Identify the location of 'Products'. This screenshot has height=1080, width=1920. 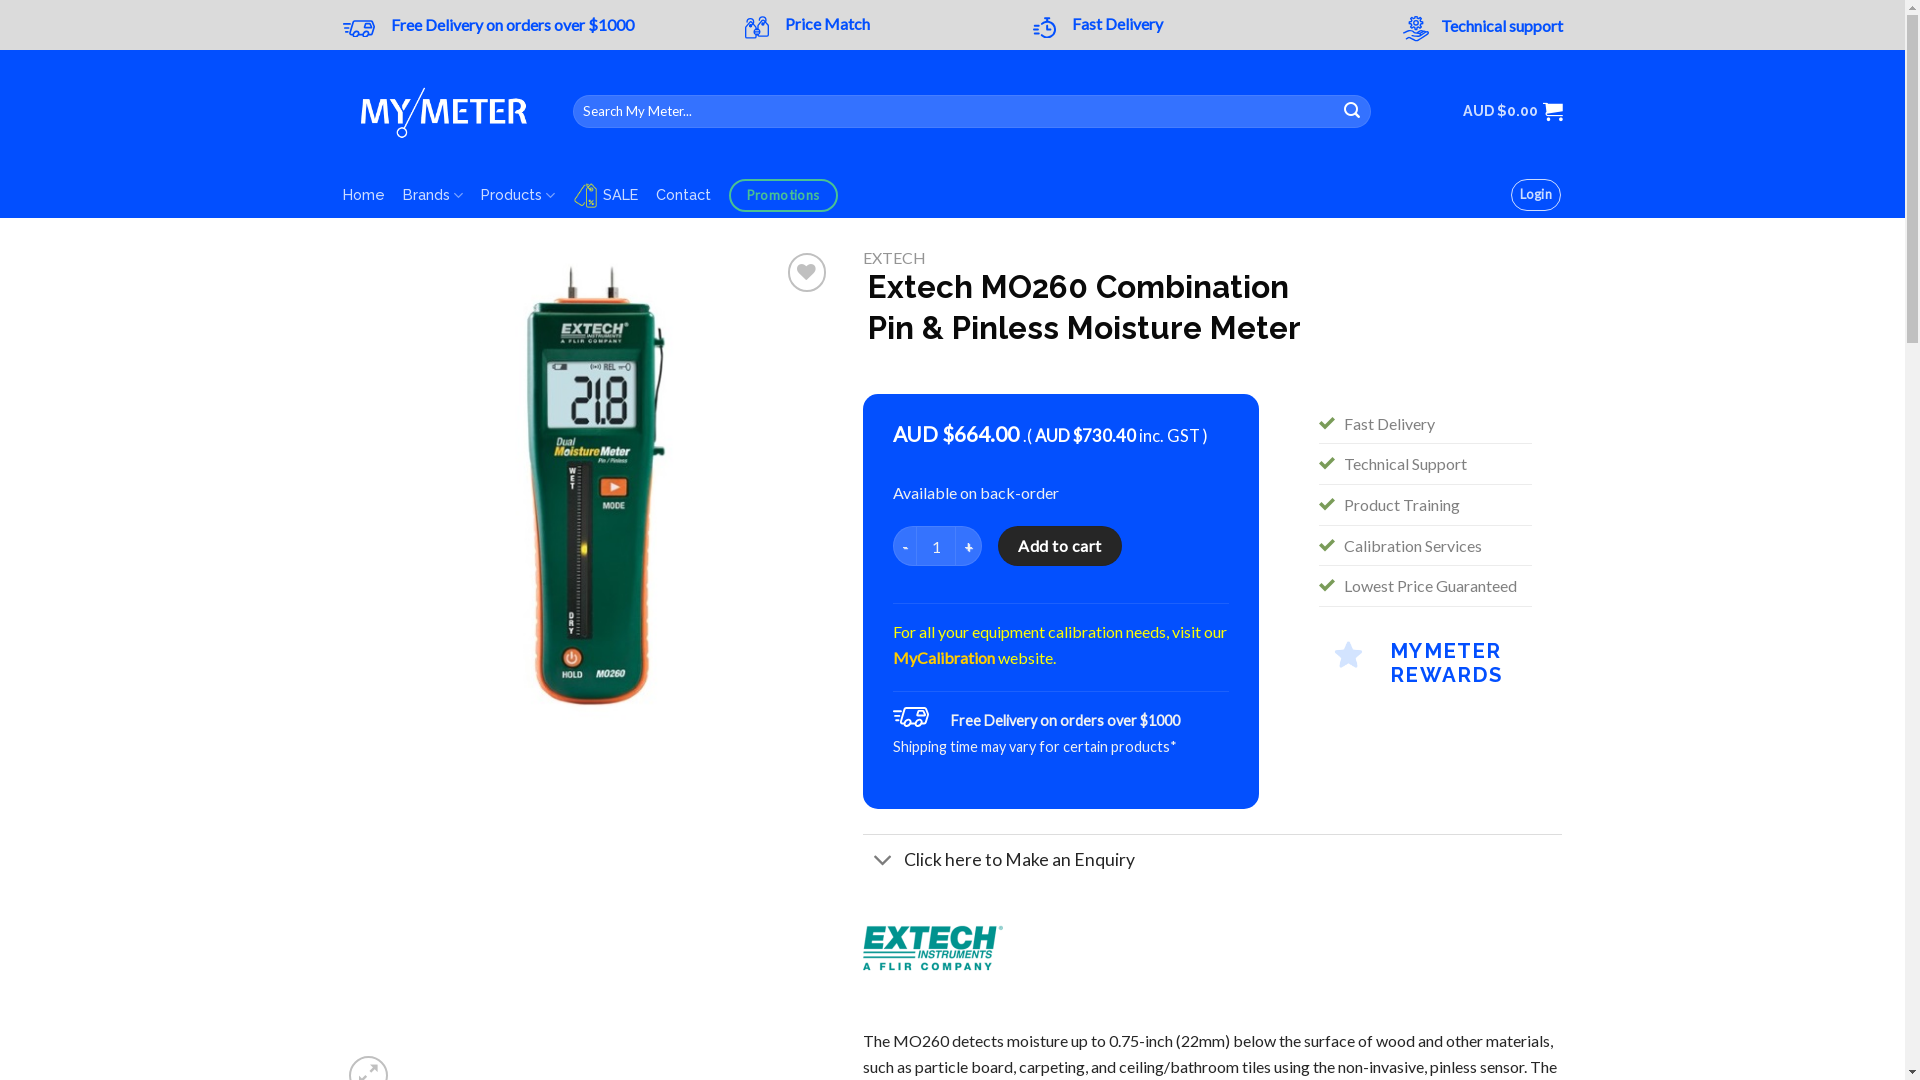
(518, 195).